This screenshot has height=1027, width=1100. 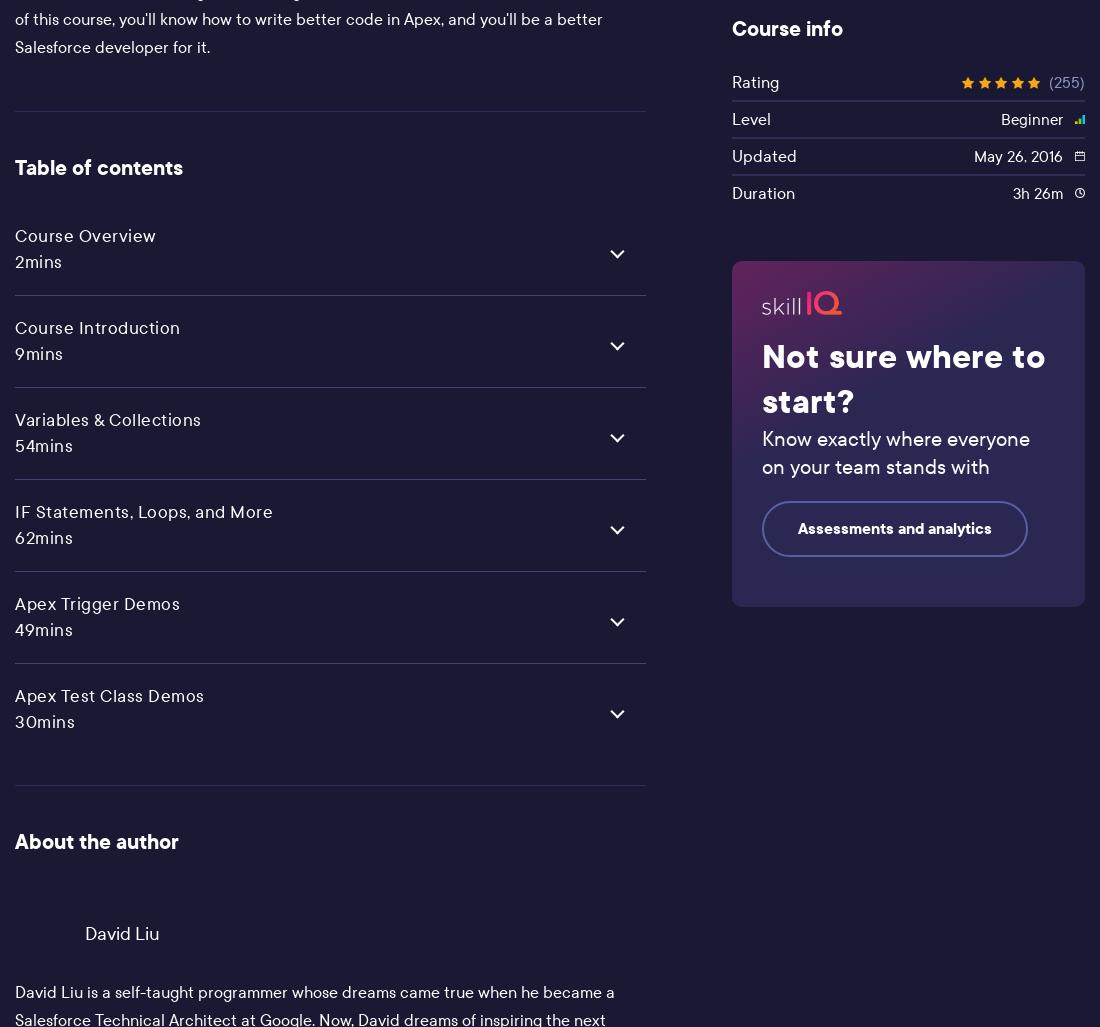 What do you see at coordinates (37, 260) in the screenshot?
I see `'2mins'` at bounding box center [37, 260].